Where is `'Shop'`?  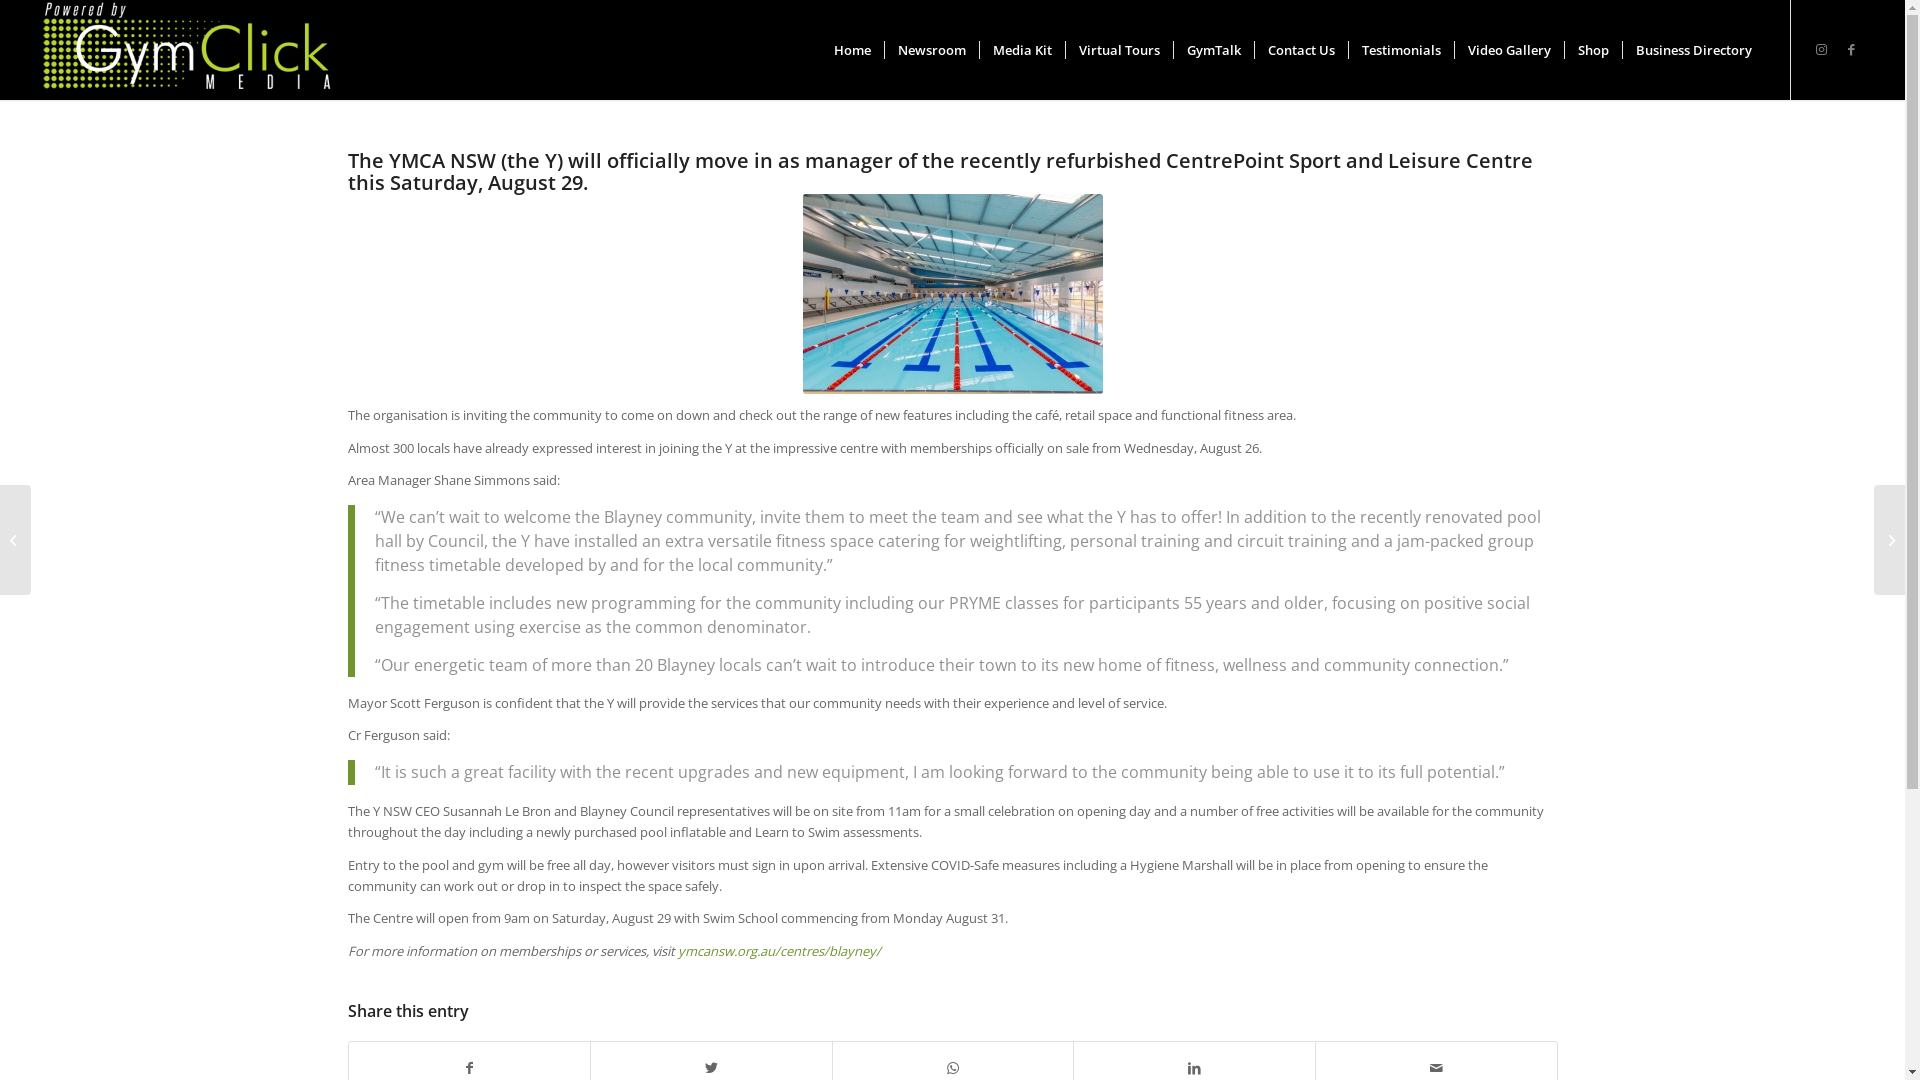
'Shop' is located at coordinates (1592, 49).